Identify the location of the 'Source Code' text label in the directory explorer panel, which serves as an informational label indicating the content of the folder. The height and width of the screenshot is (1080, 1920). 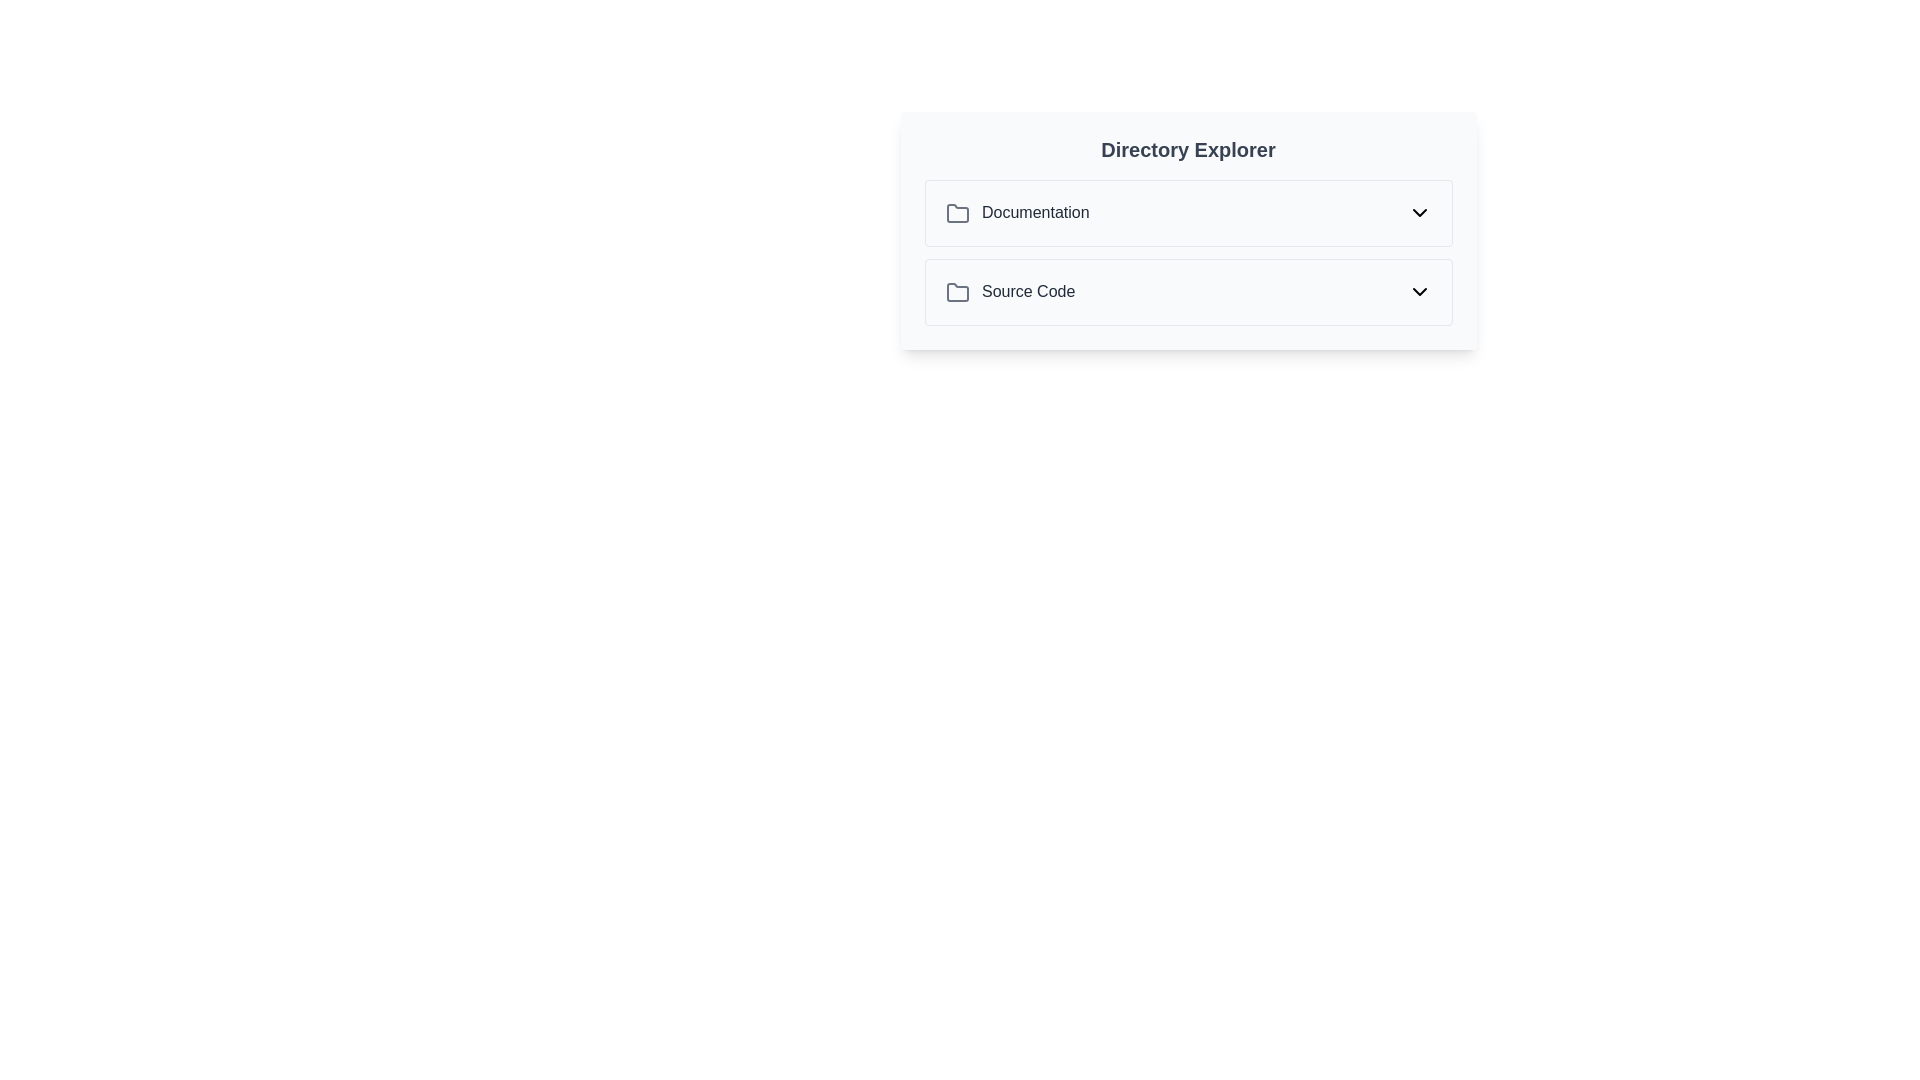
(1010, 292).